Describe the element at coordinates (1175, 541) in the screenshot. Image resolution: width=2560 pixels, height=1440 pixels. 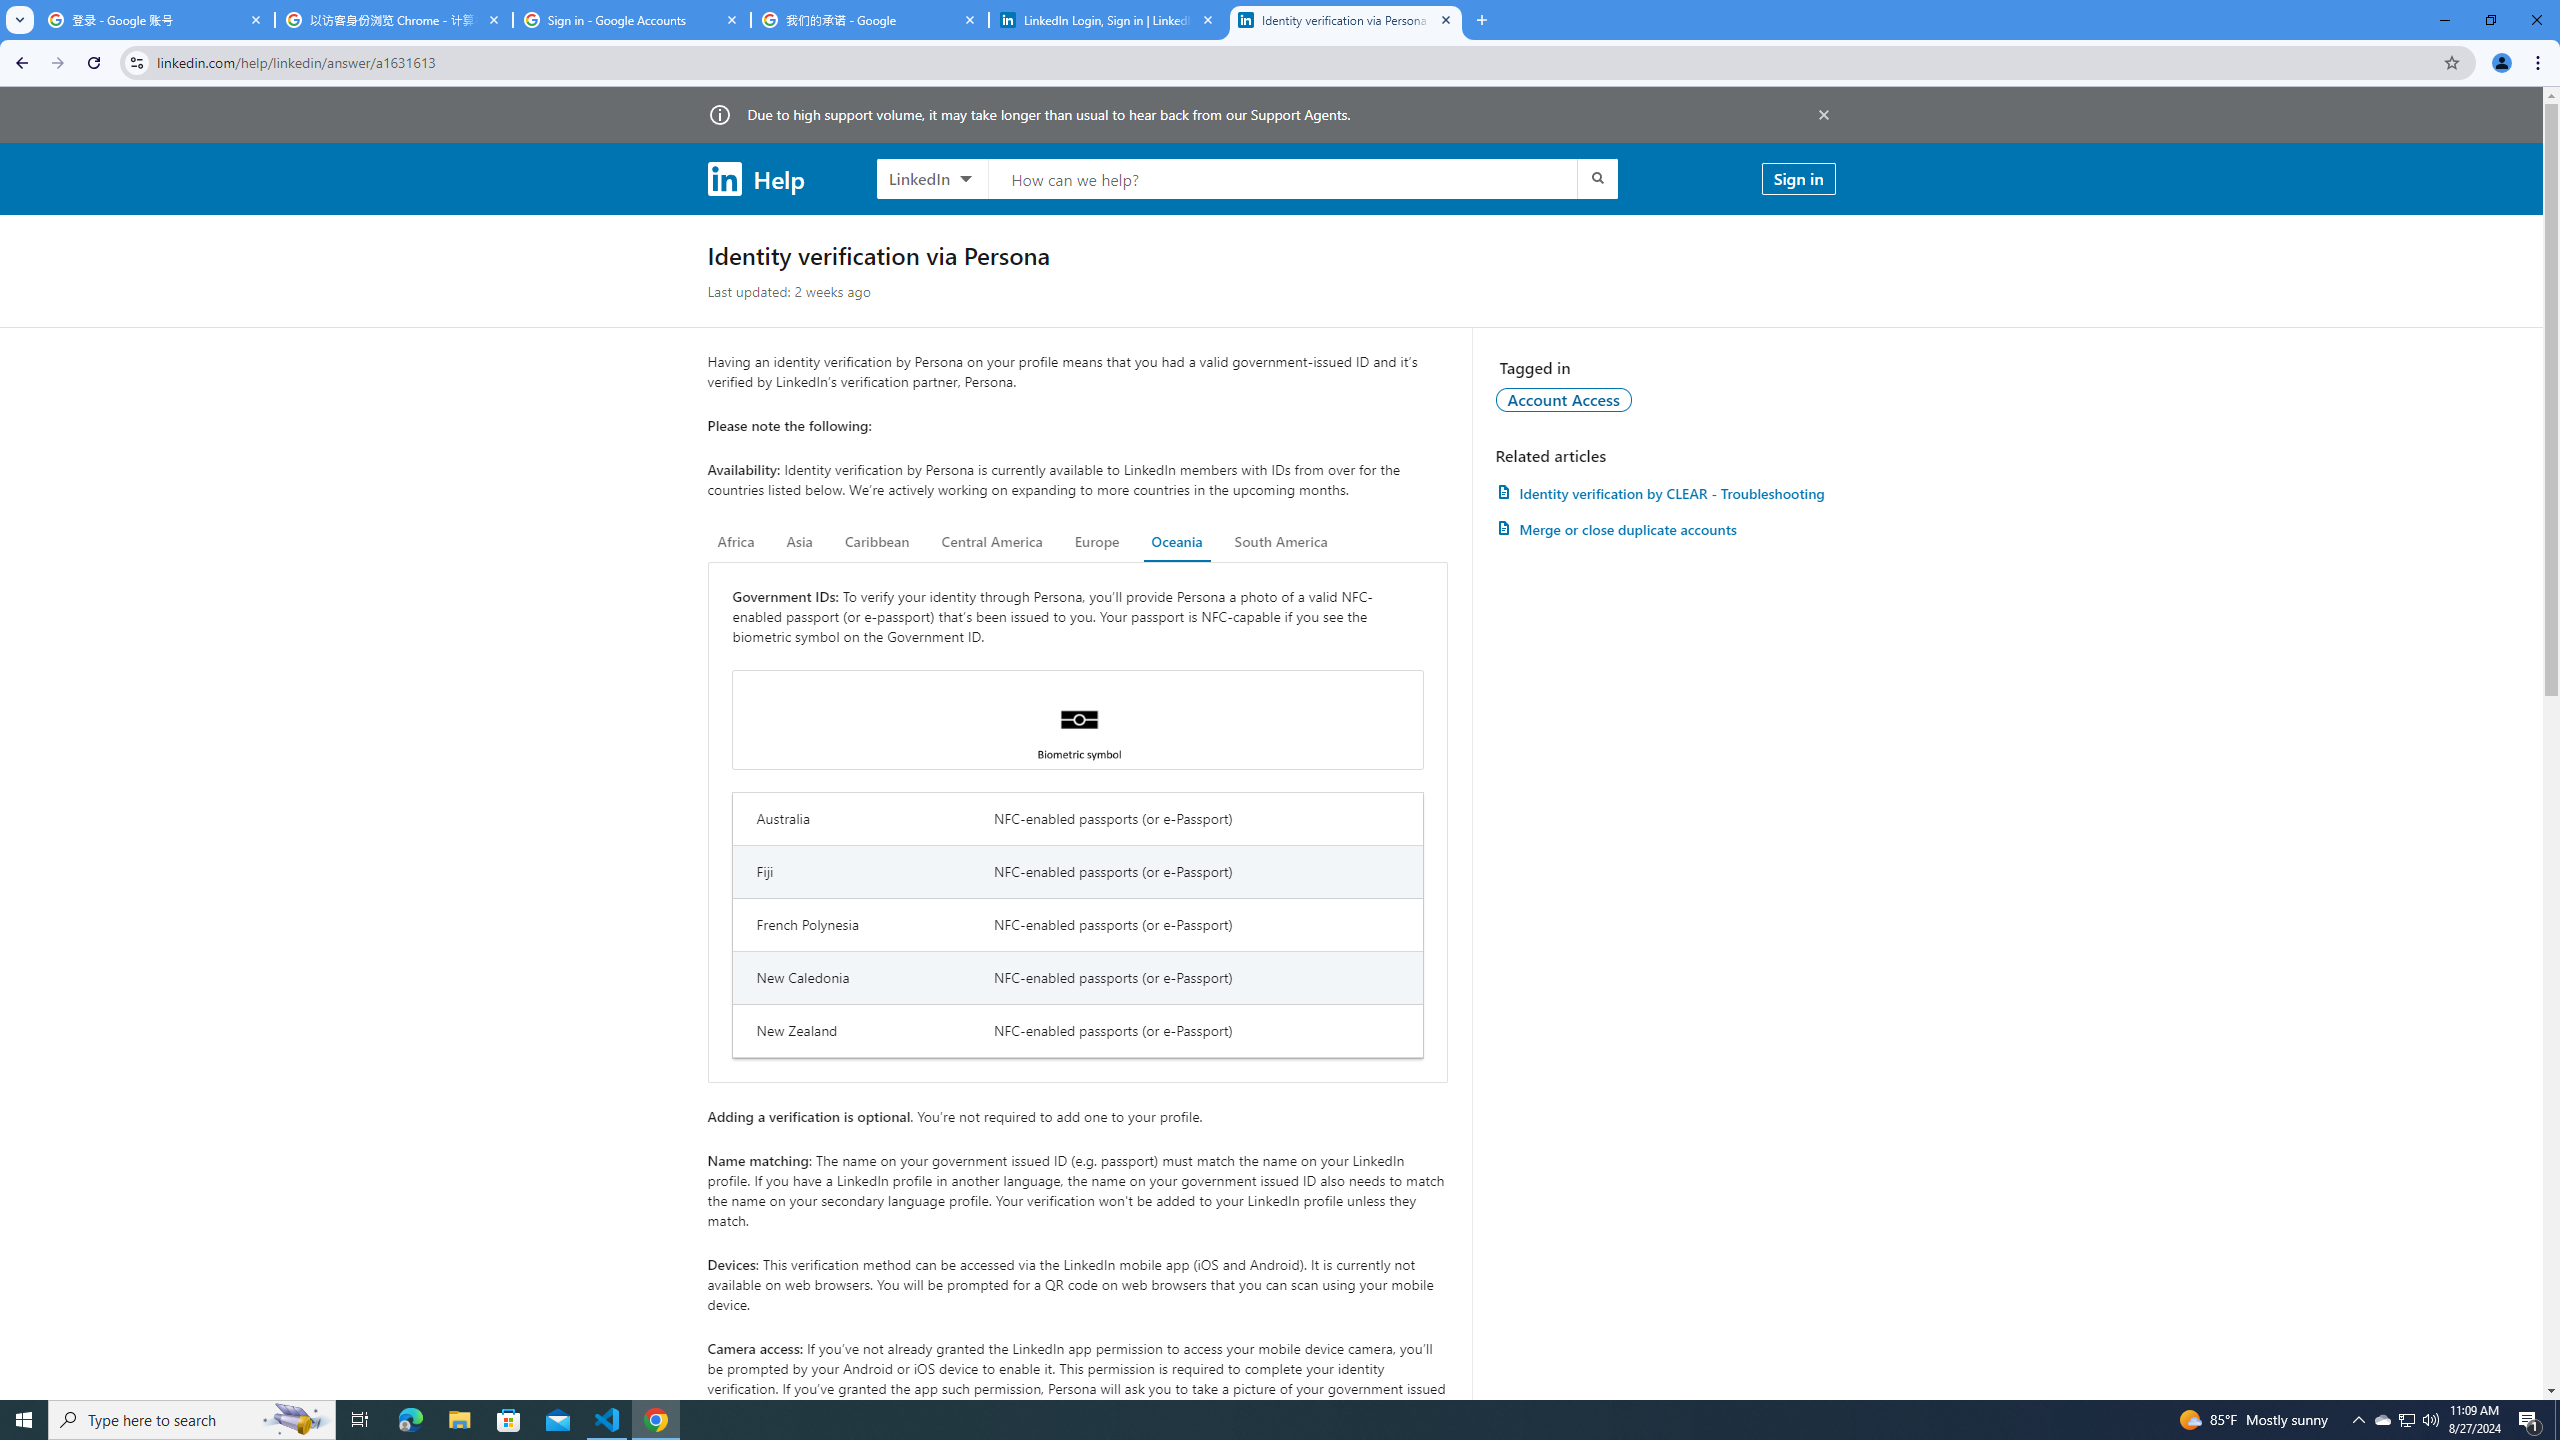
I see `'Oceania'` at that location.